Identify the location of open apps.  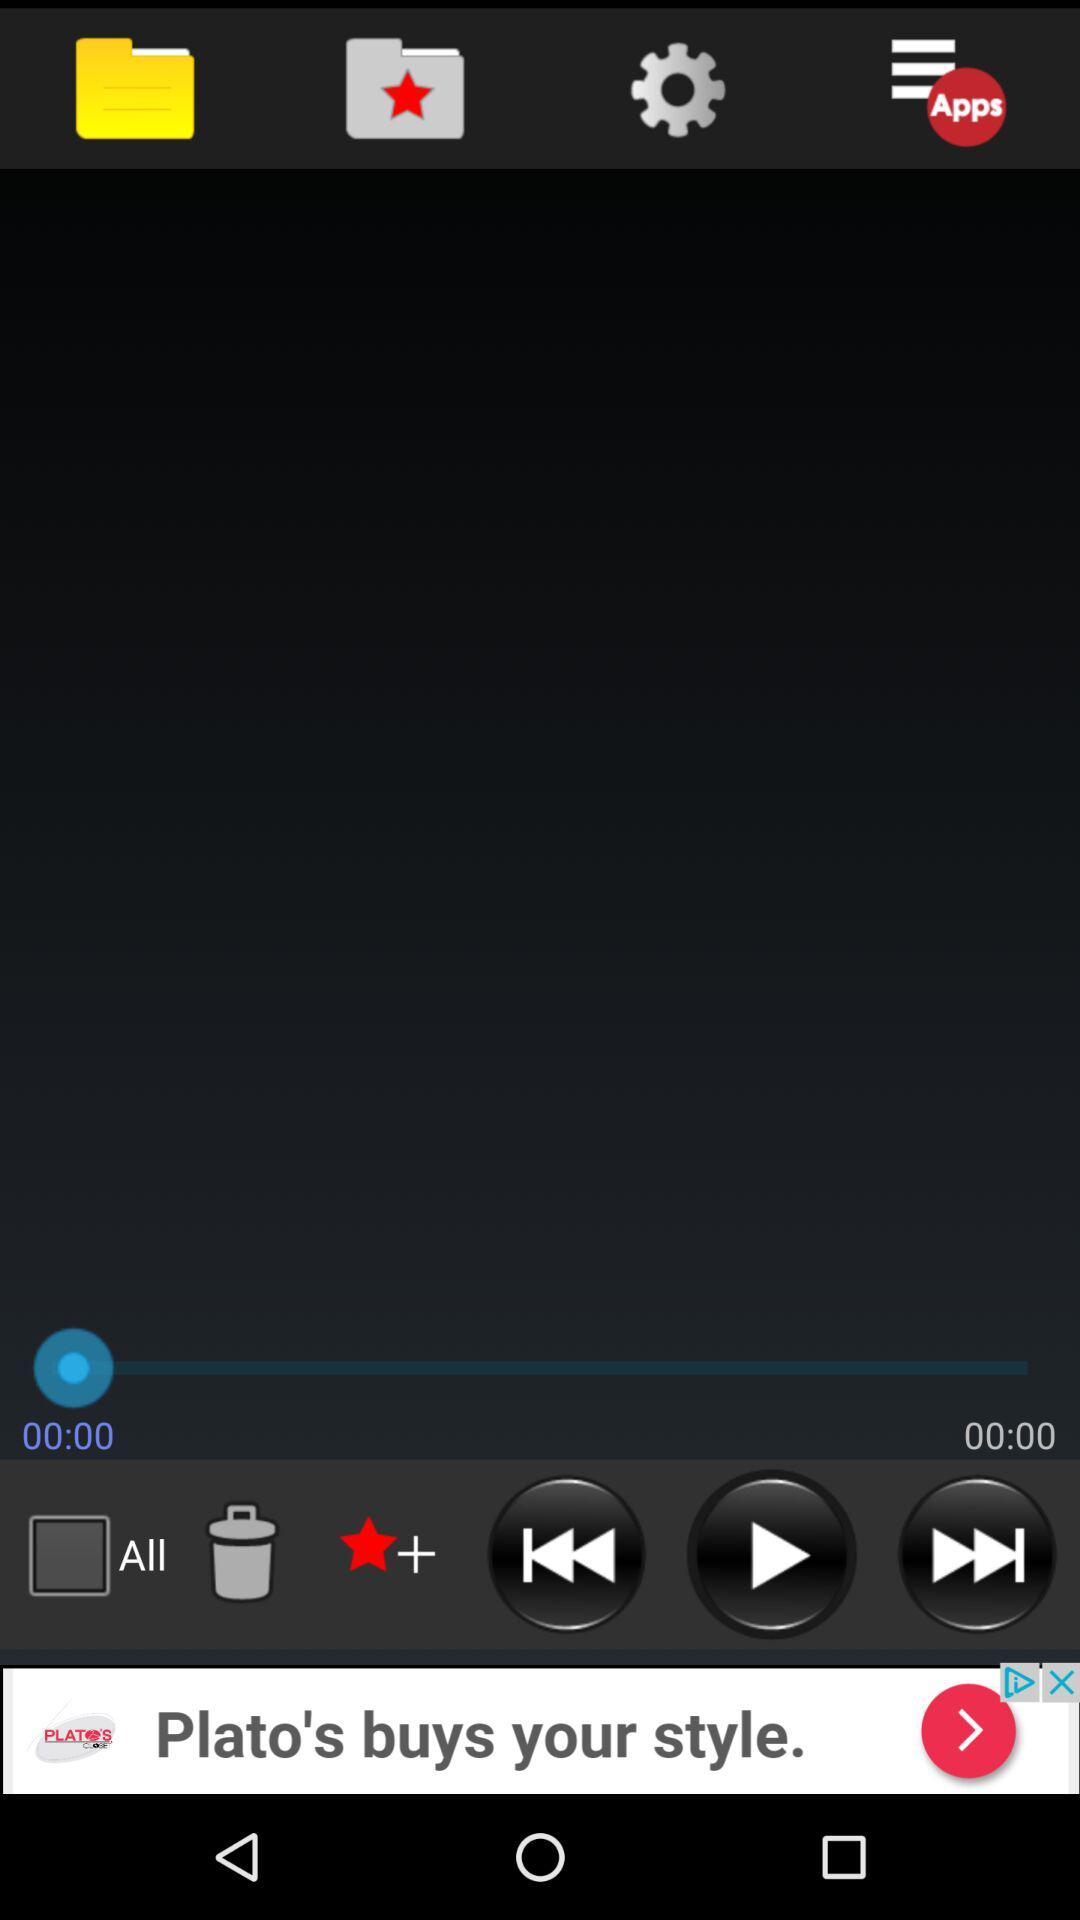
(945, 87).